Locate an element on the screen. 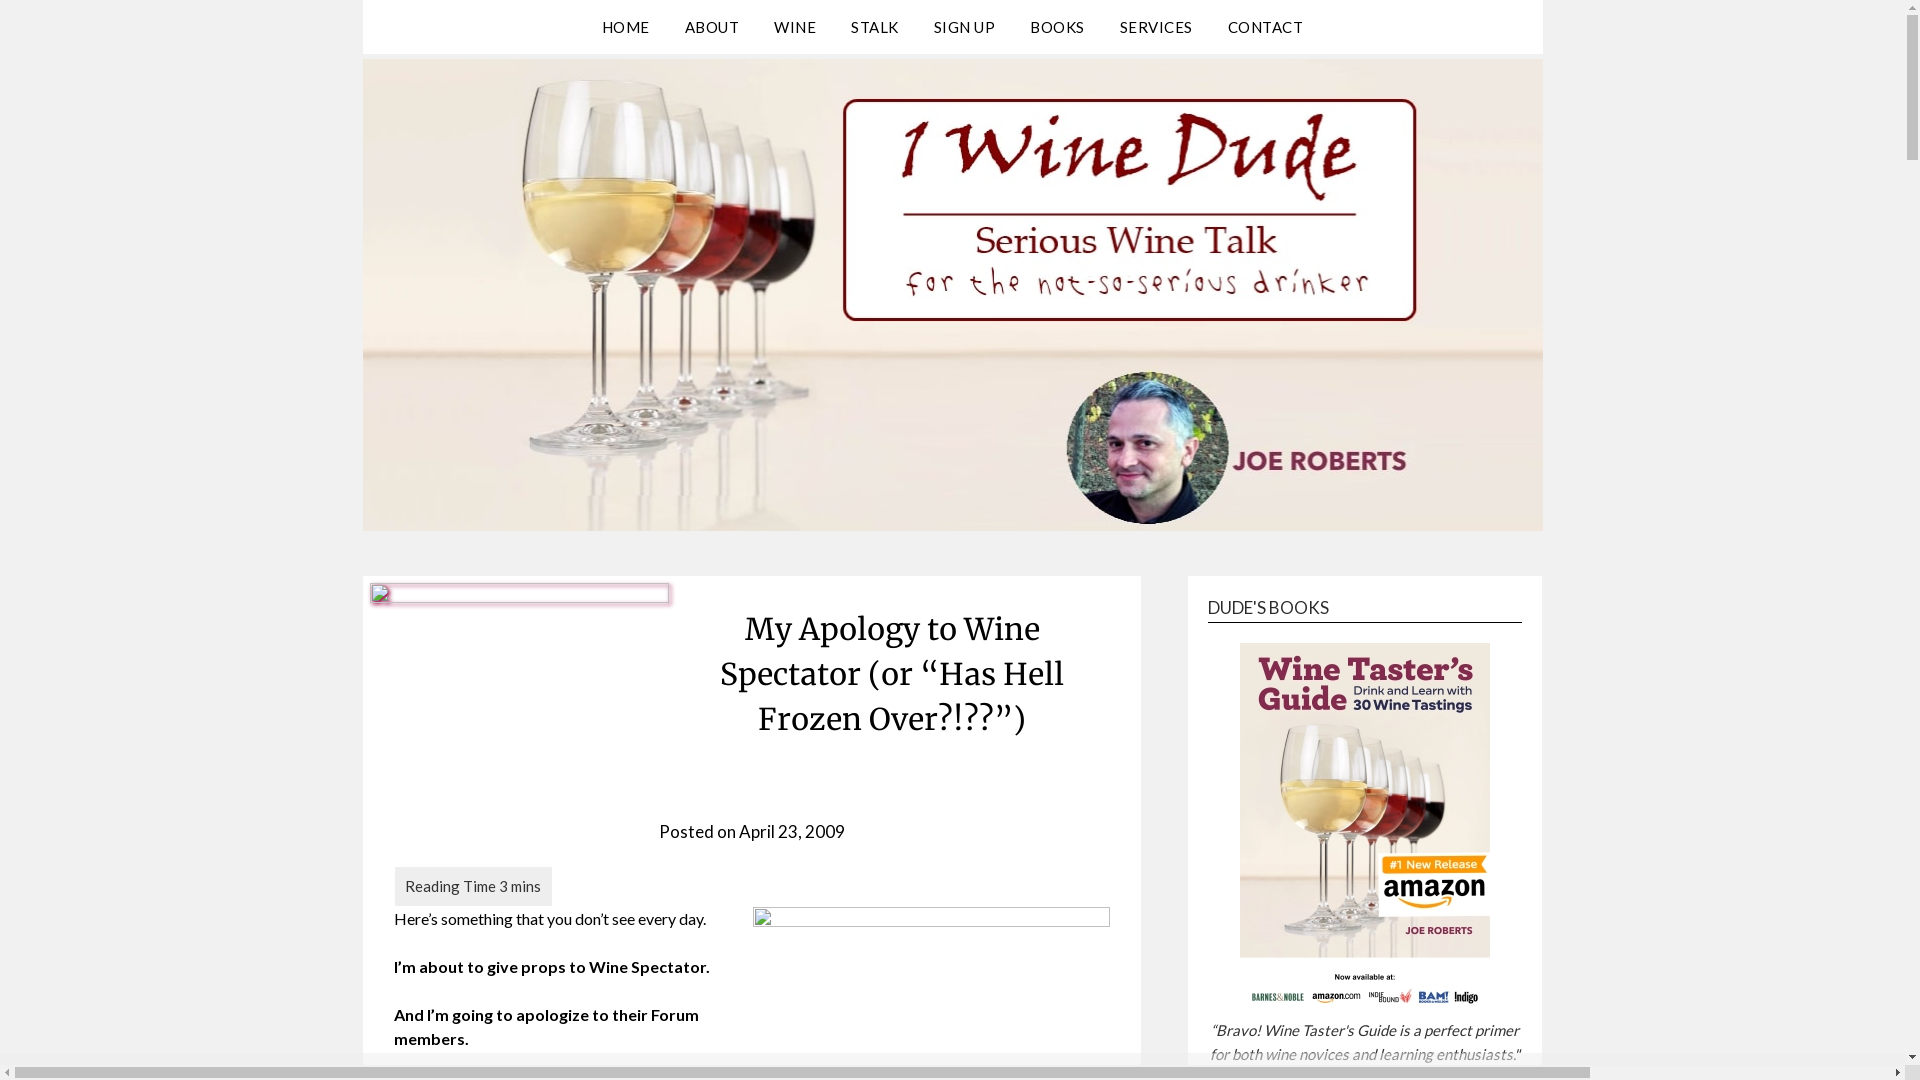  'BOOKS' is located at coordinates (1013, 27).